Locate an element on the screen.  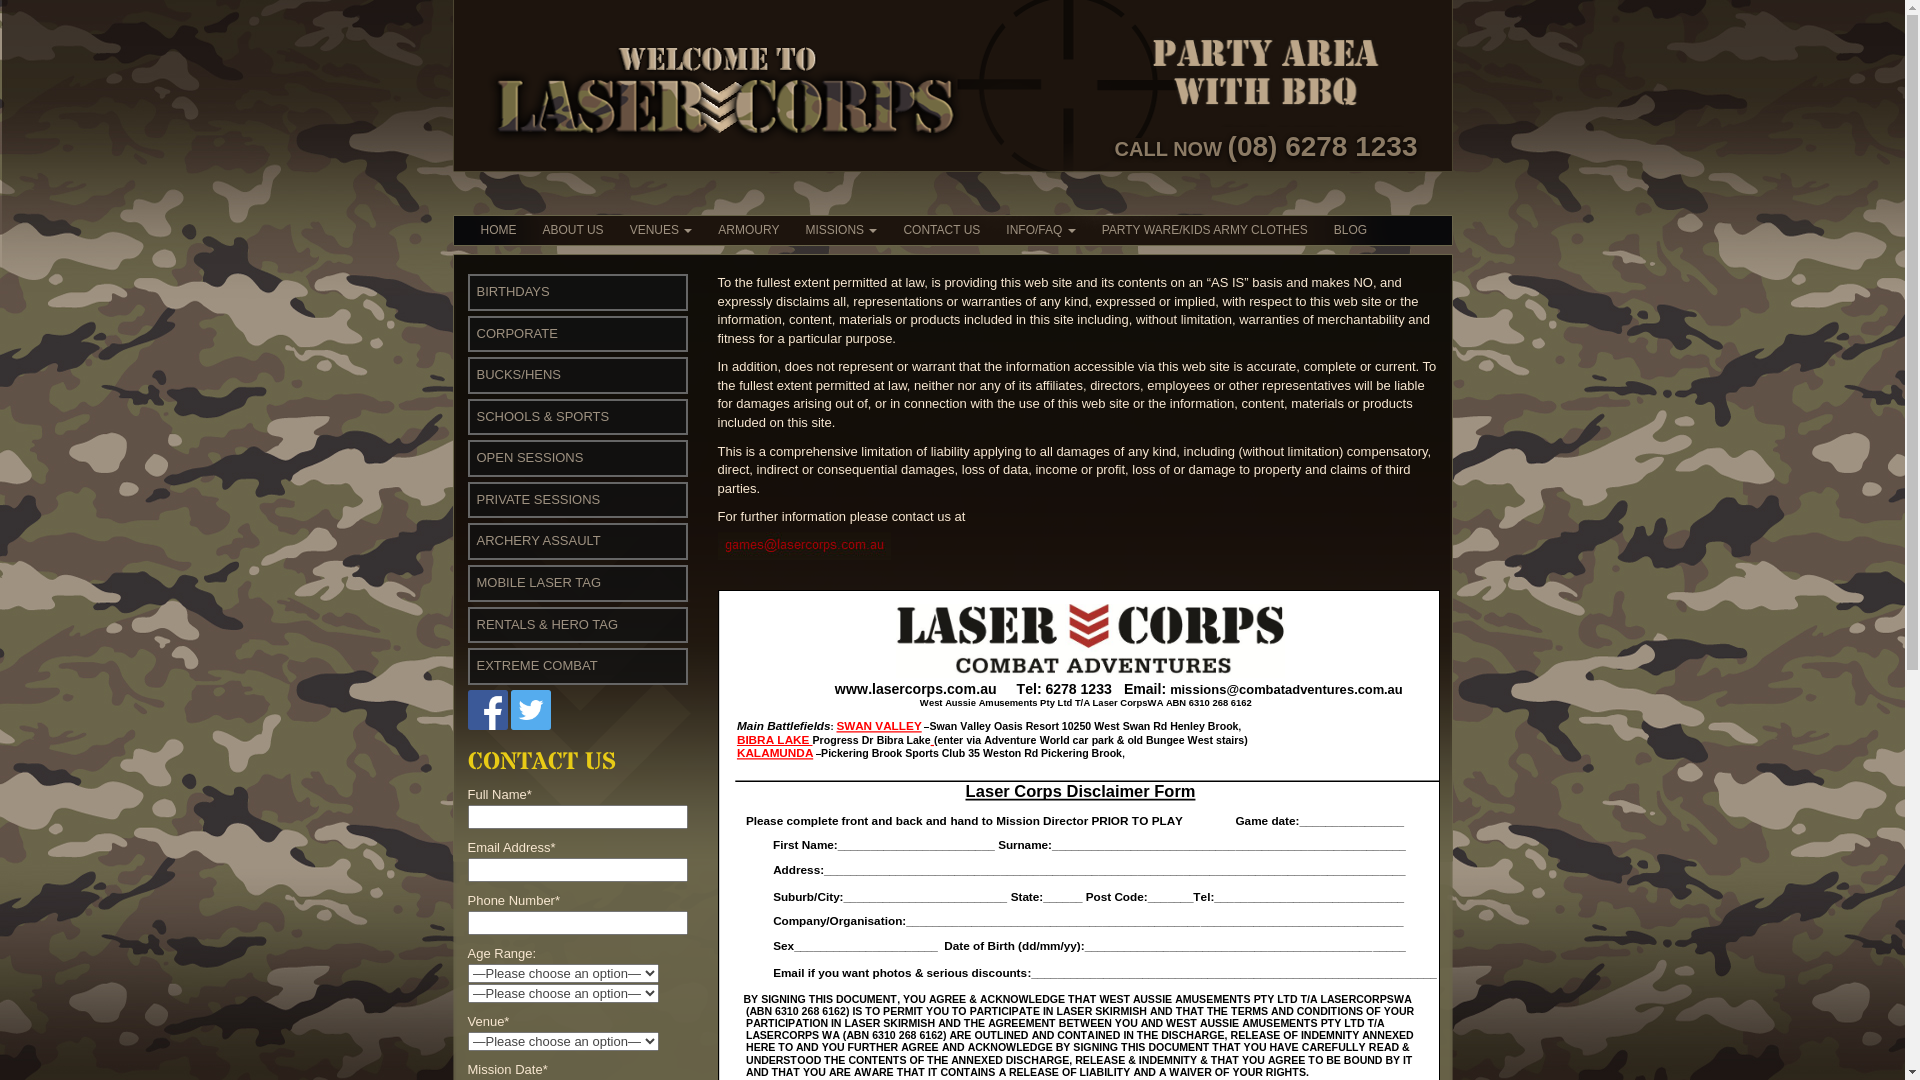
'OPEN SESSIONS' is located at coordinates (529, 457).